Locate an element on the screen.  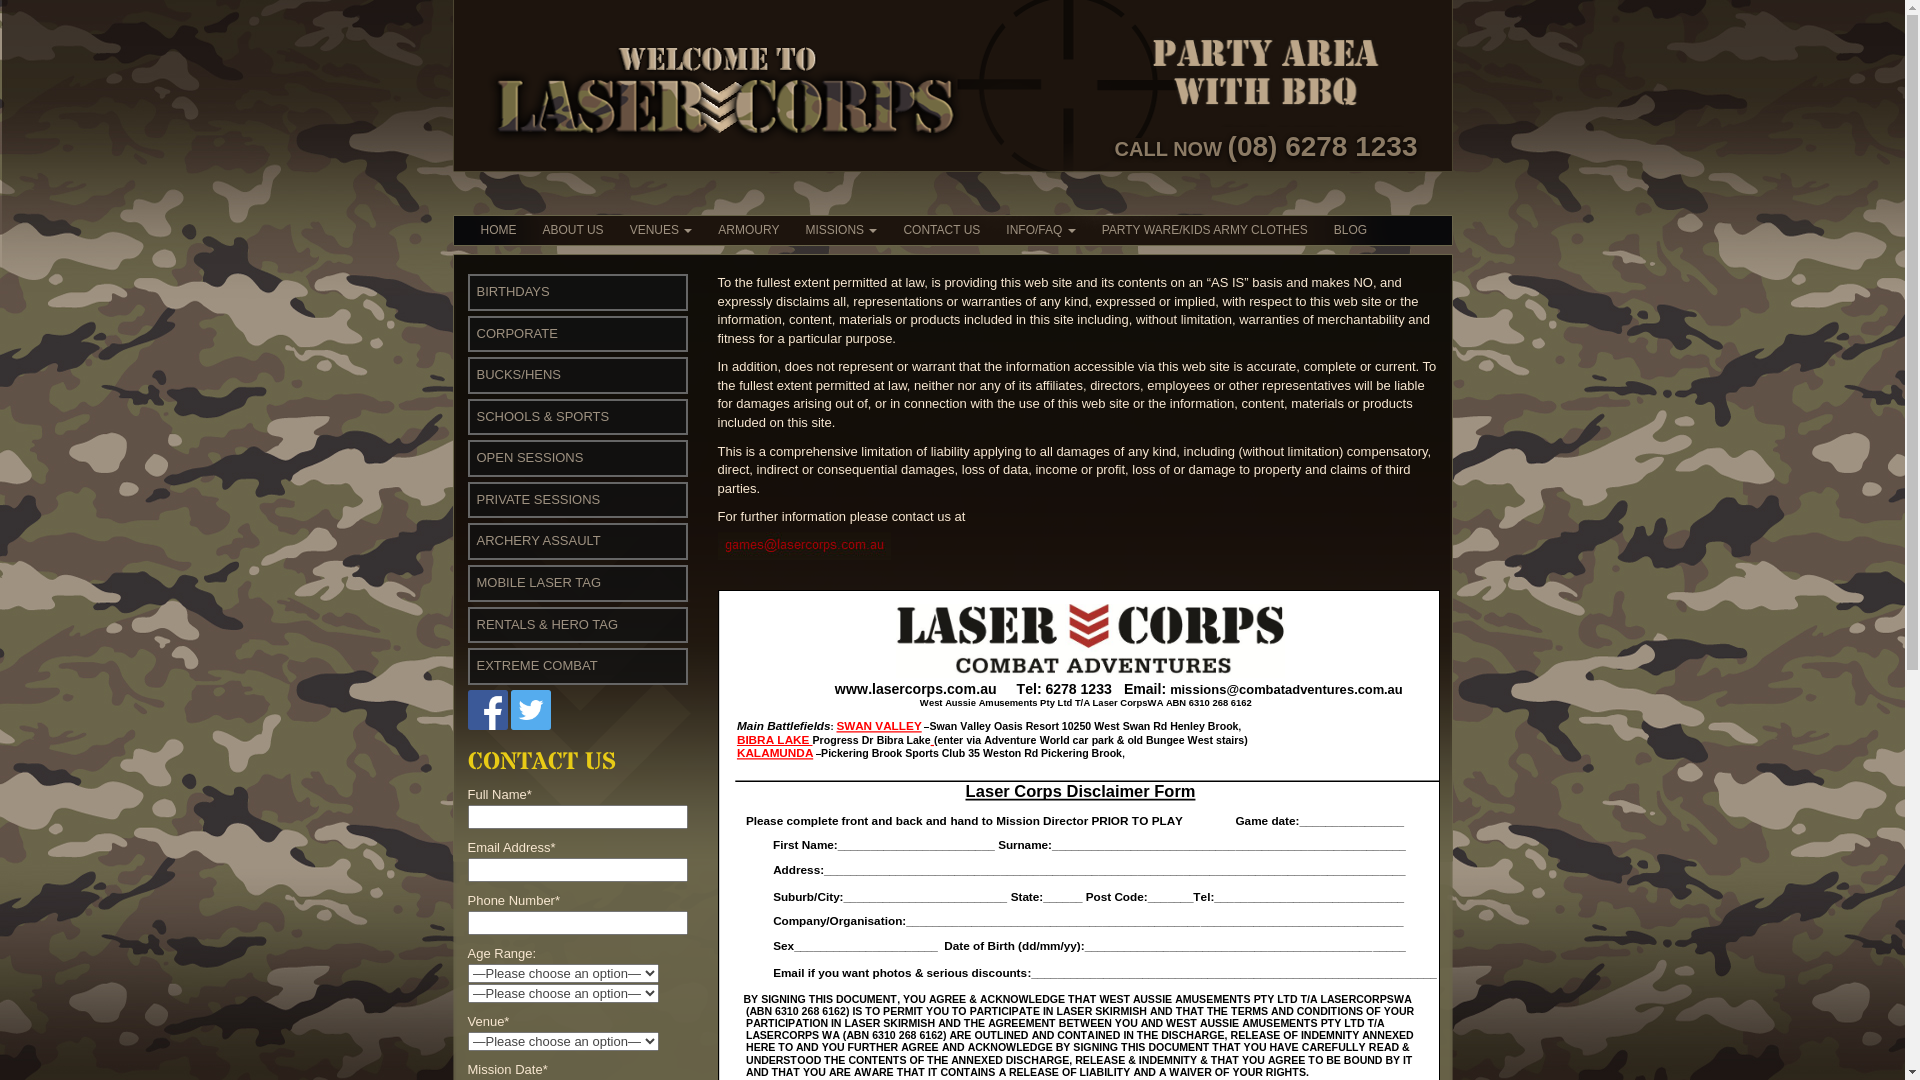
'OPEN SESSIONS' is located at coordinates (529, 457).